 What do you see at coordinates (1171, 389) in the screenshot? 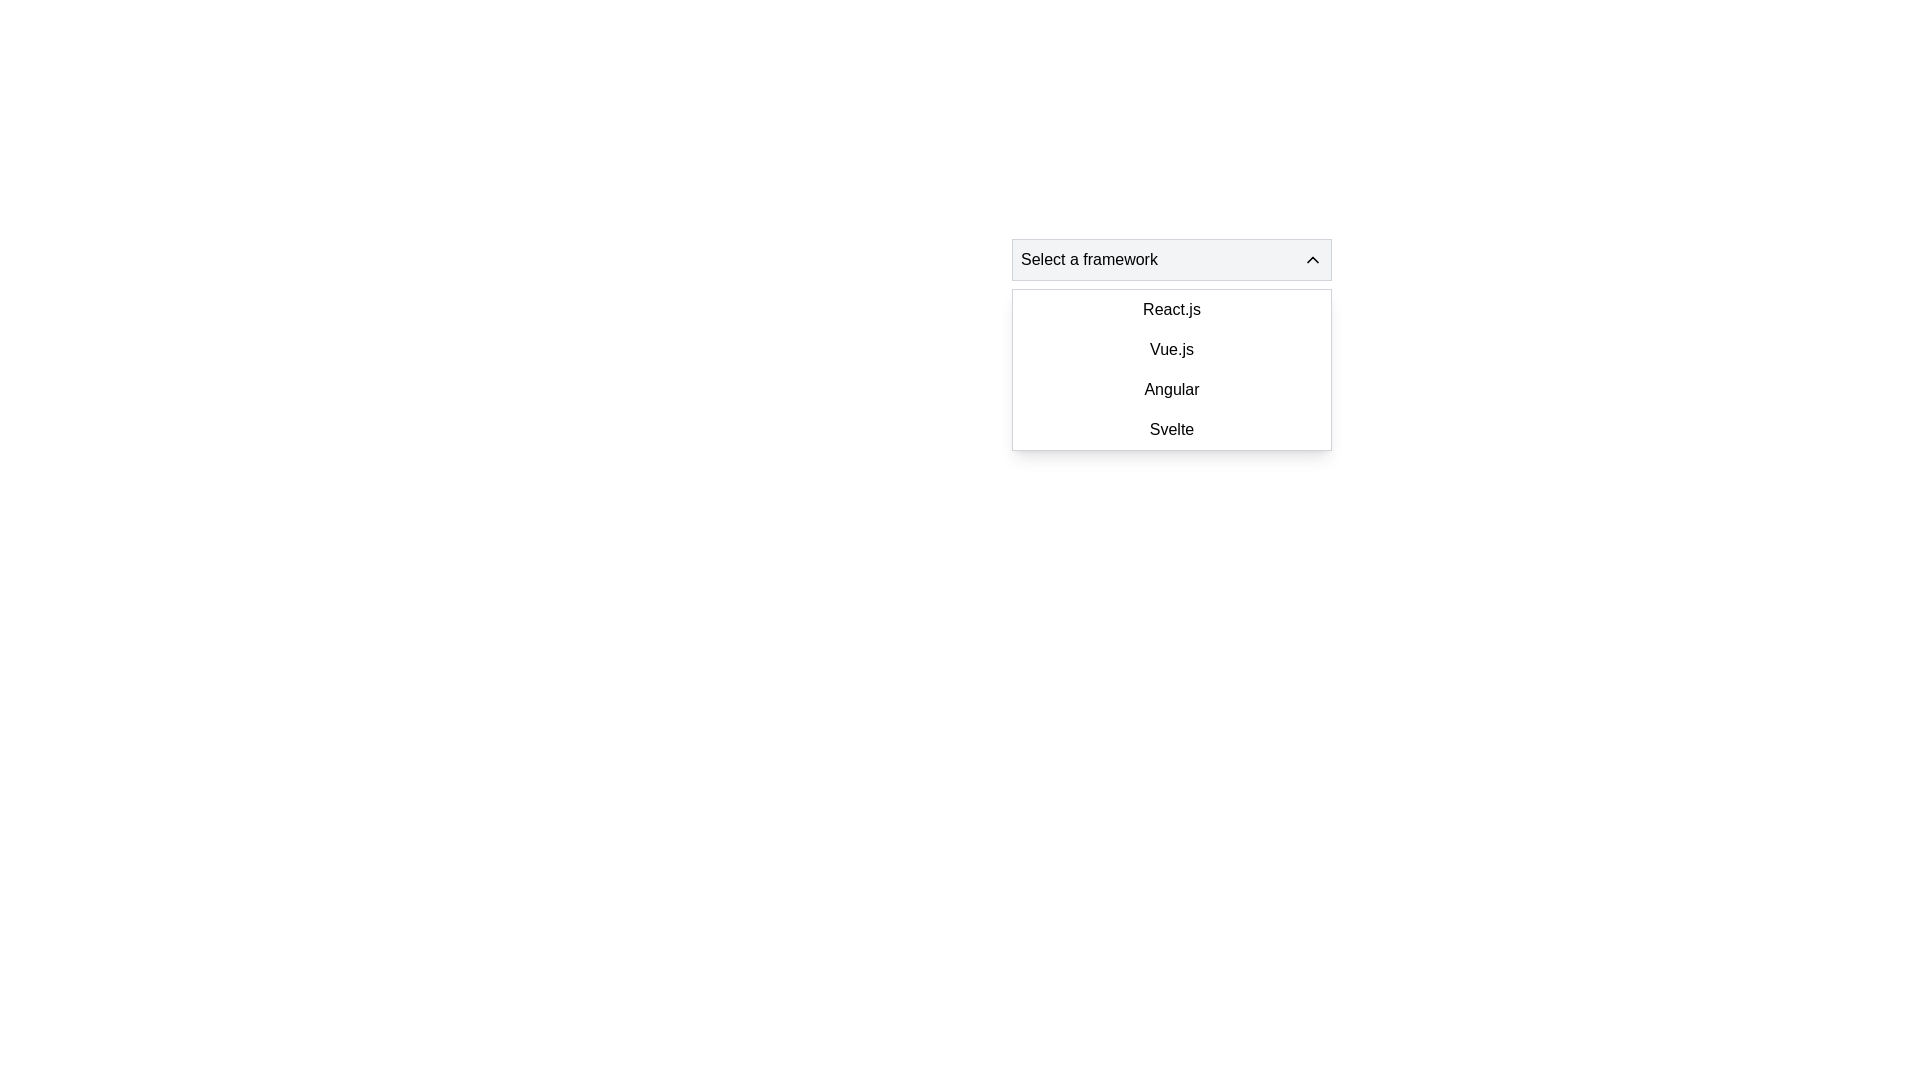
I see `the list item displaying 'Angular' in the dropdown menu` at bounding box center [1171, 389].